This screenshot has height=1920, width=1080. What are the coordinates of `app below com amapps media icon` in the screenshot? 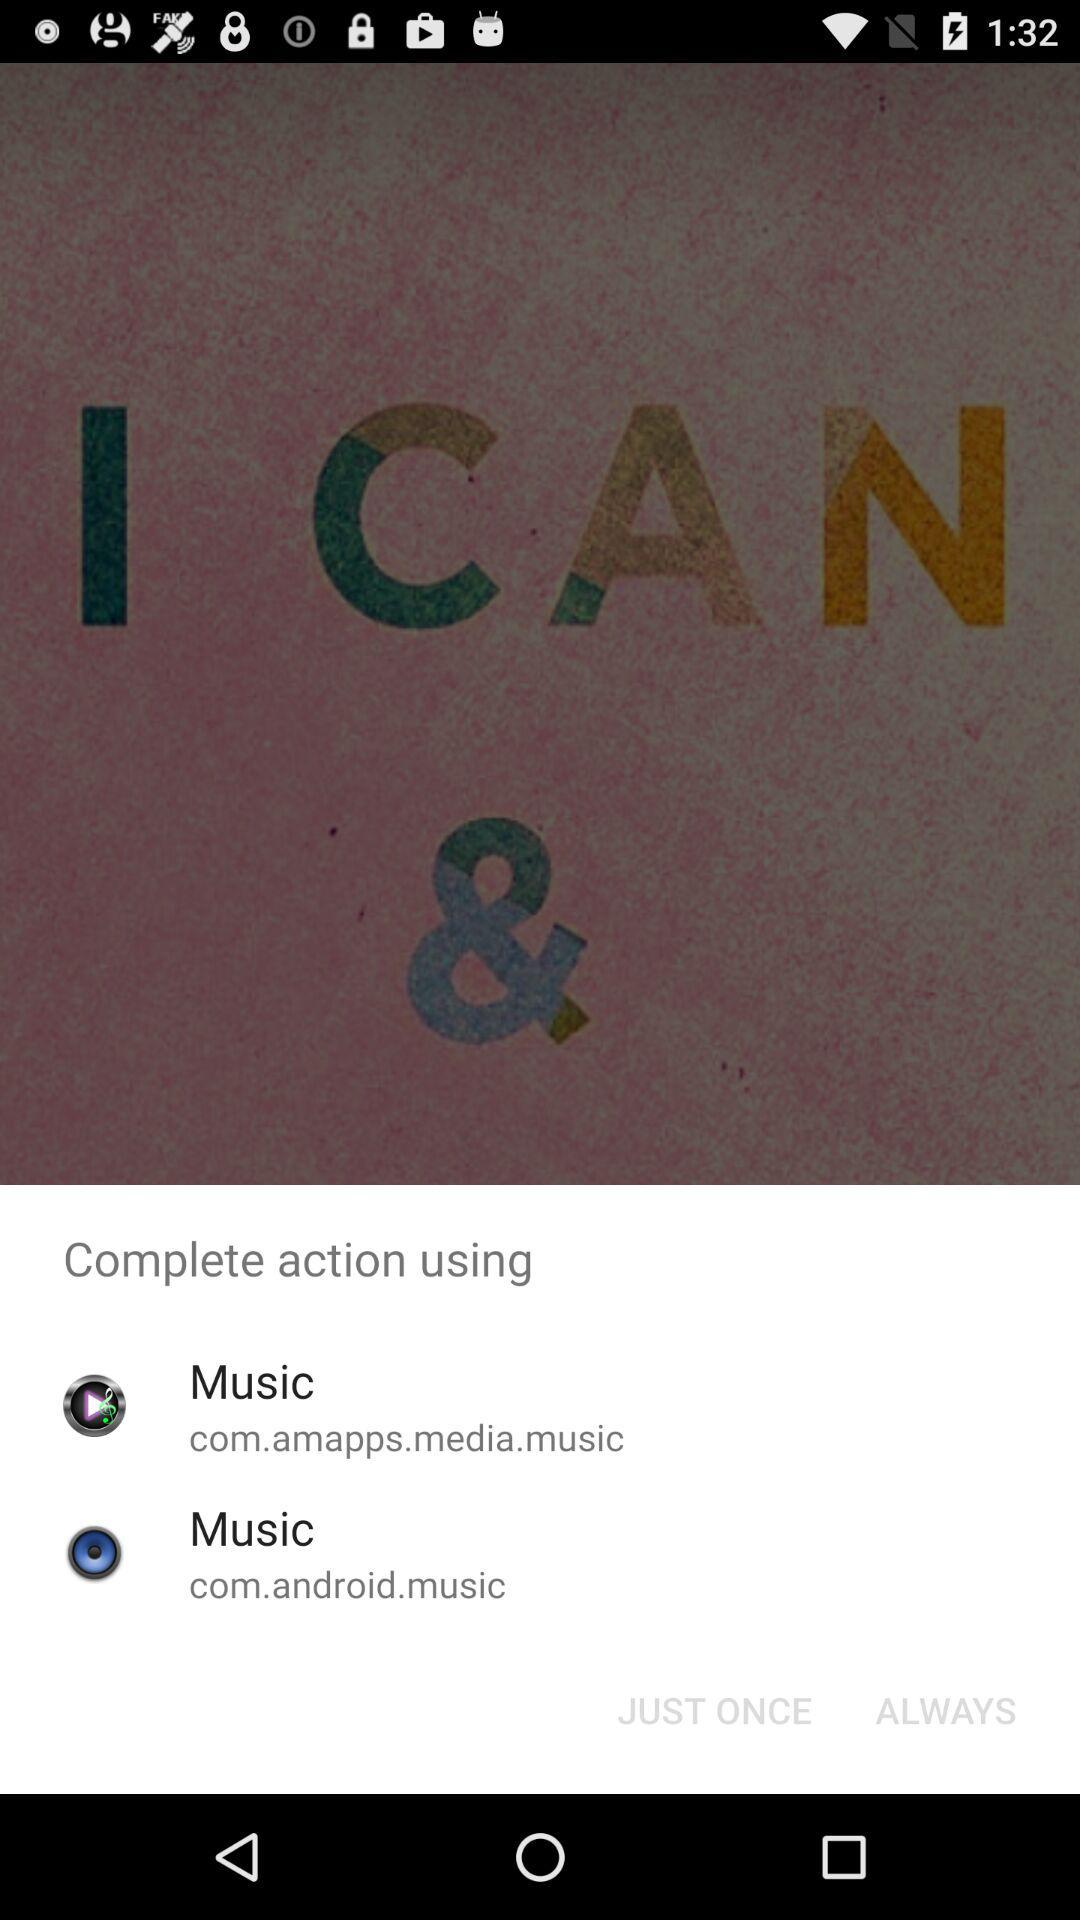 It's located at (713, 1708).